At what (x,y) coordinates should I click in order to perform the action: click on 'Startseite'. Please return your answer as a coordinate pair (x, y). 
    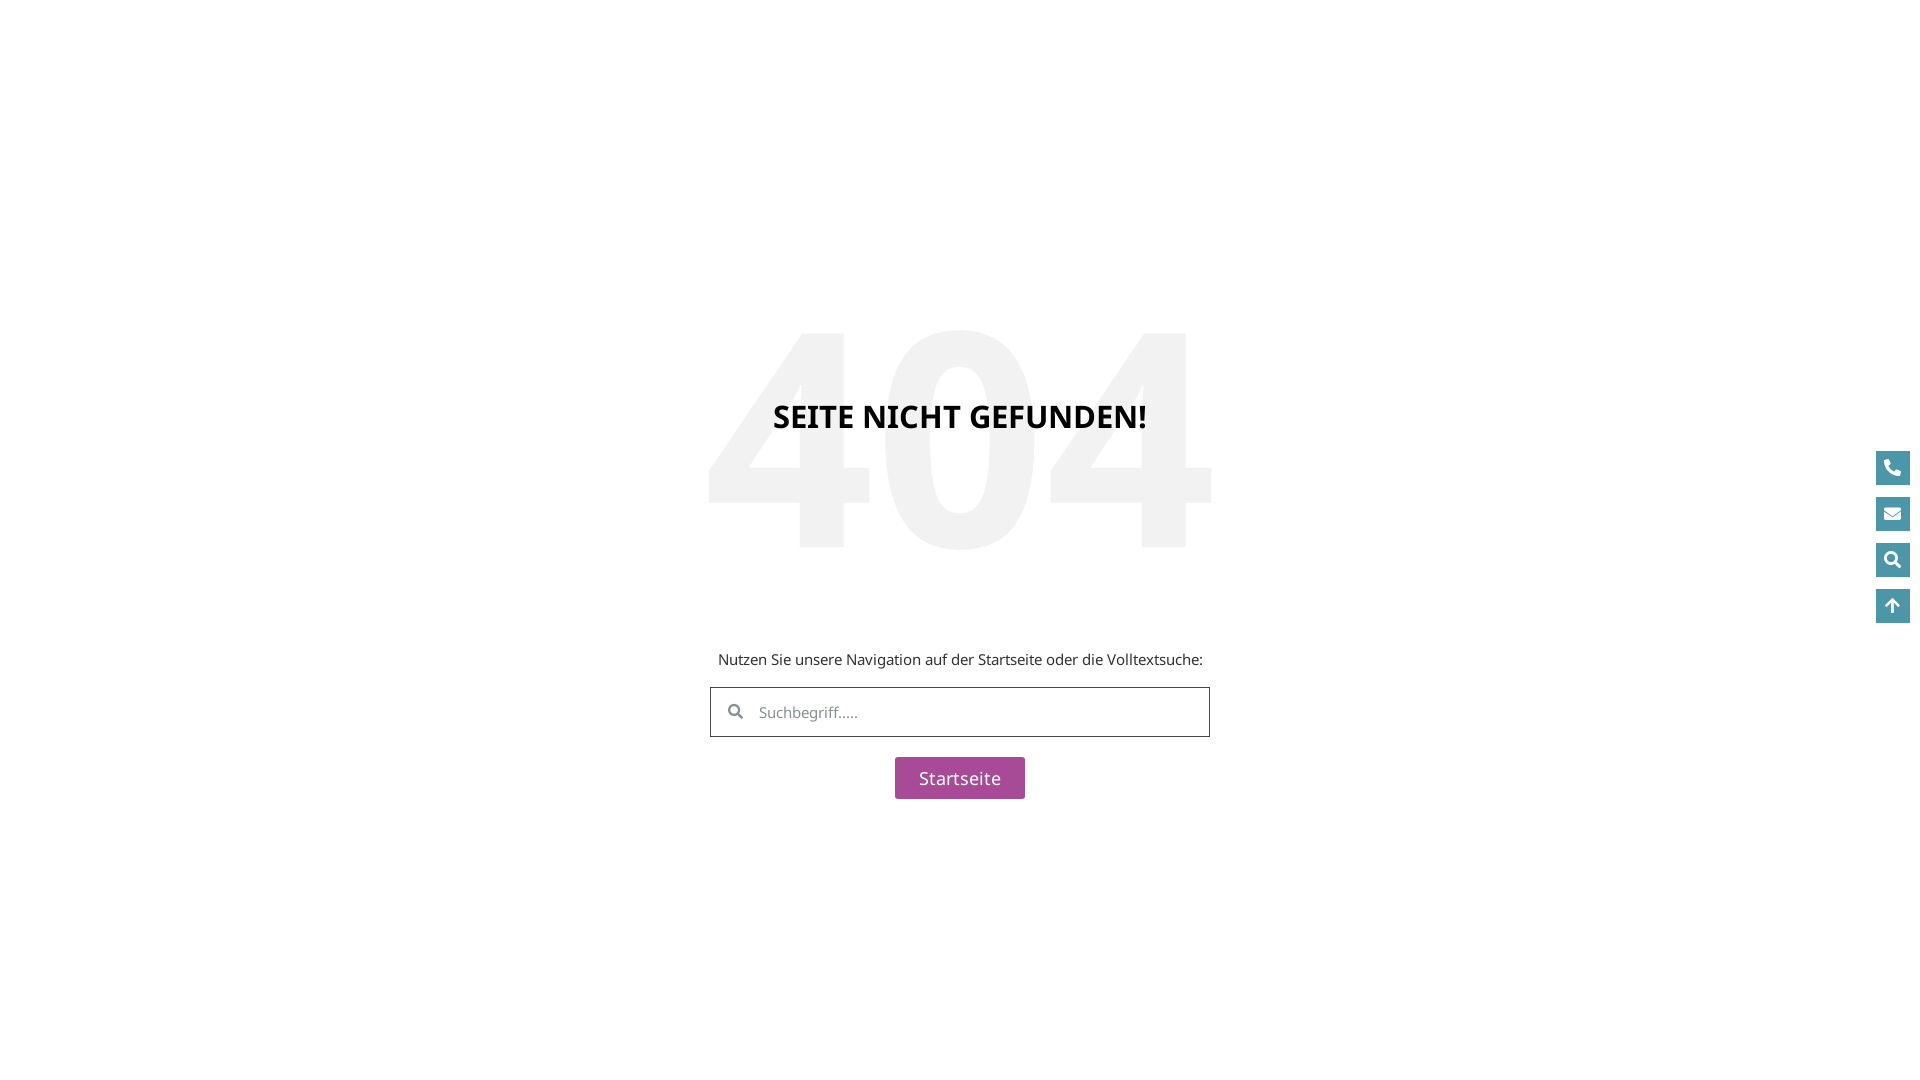
    Looking at the image, I should click on (960, 775).